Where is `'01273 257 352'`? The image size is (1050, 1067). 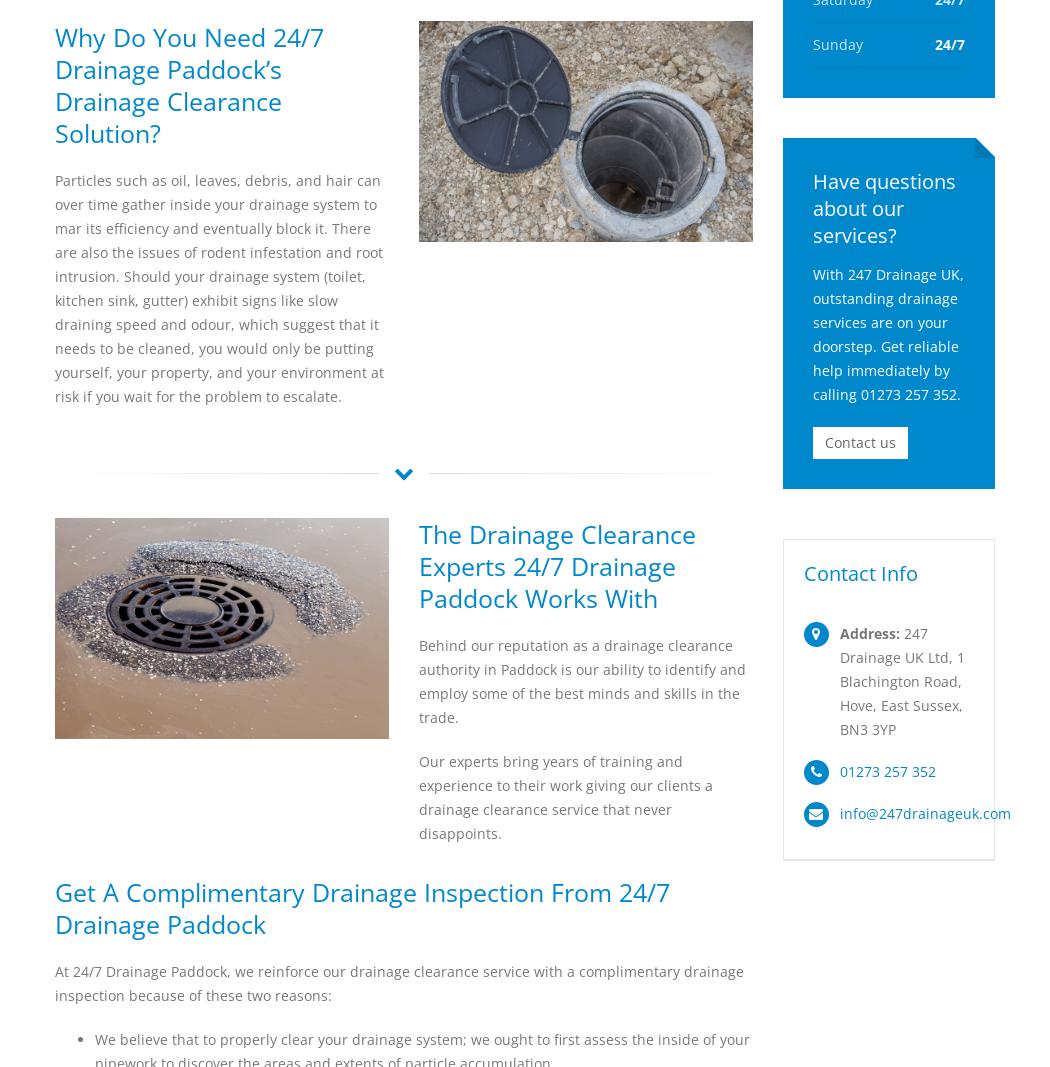 '01273 257 352' is located at coordinates (838, 770).